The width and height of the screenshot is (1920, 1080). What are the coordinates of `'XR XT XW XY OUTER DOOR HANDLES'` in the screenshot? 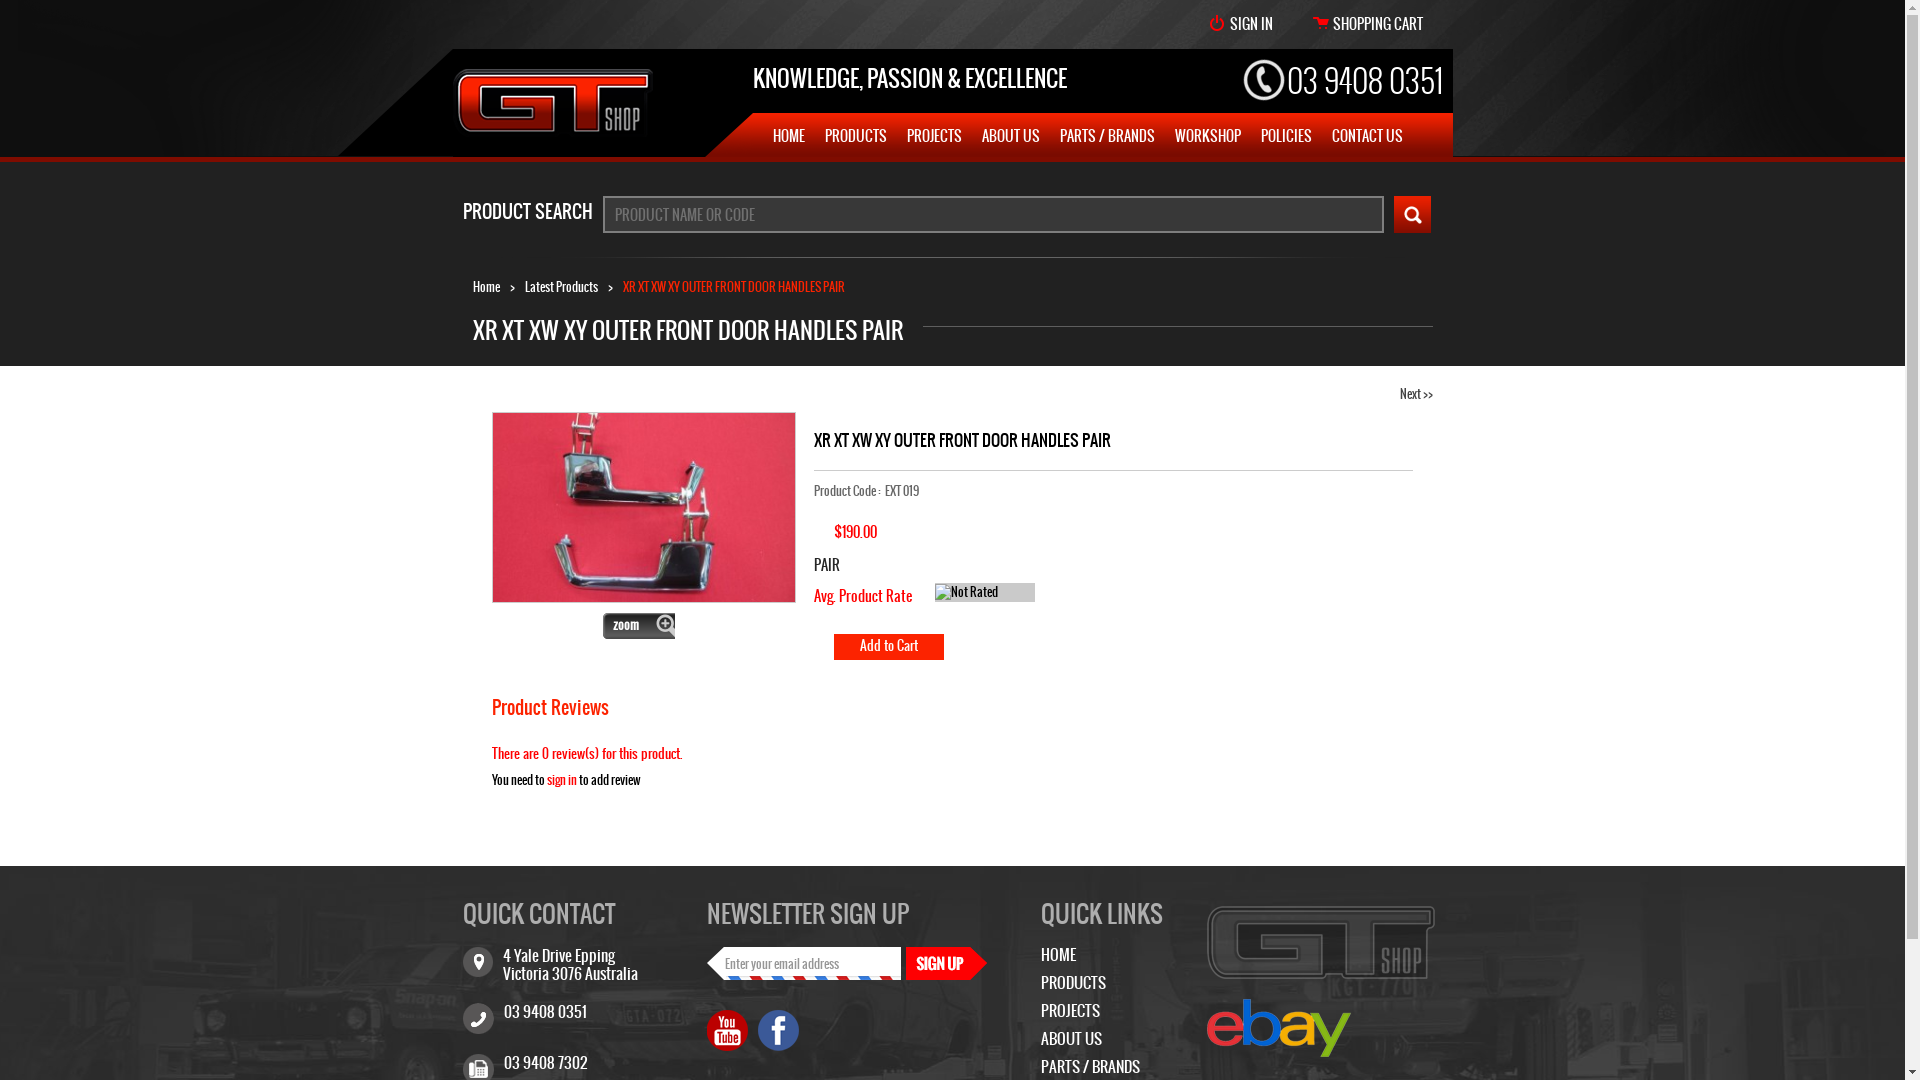 It's located at (643, 506).